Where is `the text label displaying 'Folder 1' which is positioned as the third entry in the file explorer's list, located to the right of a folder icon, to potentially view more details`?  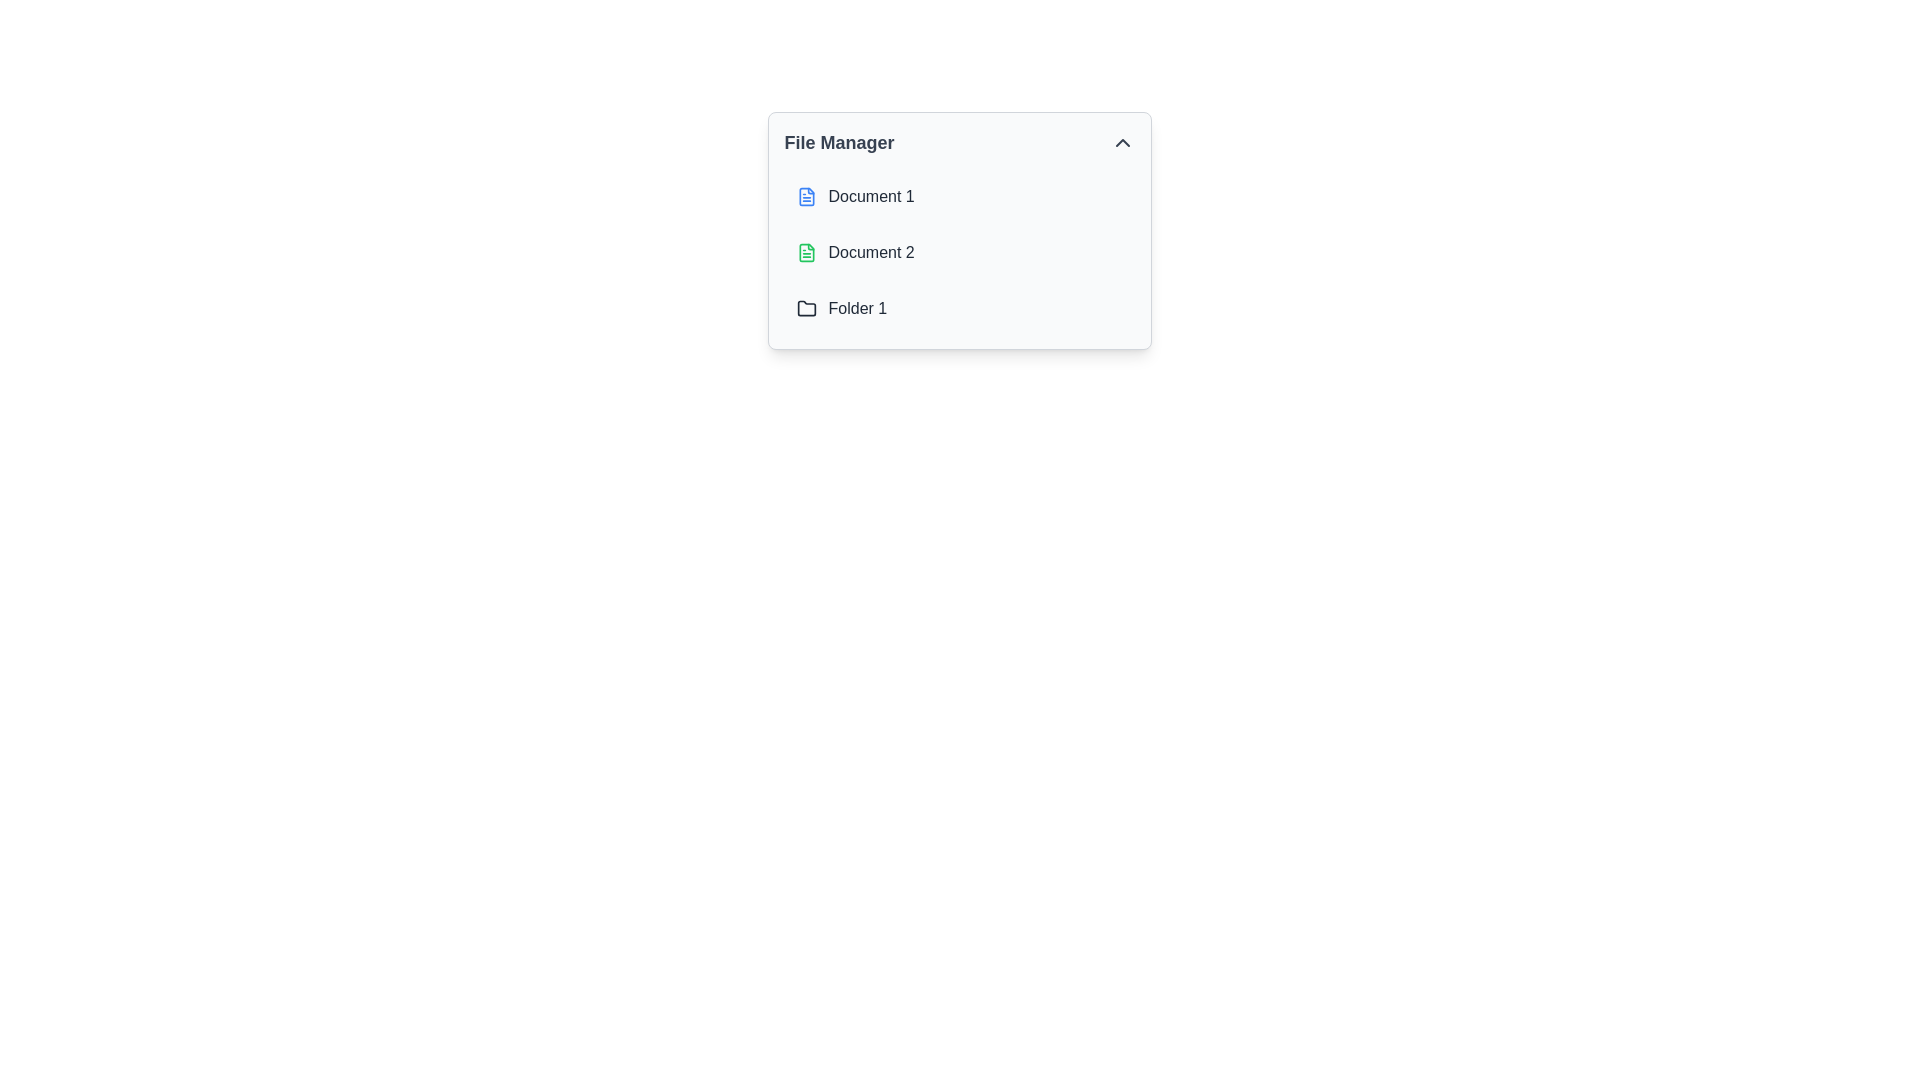 the text label displaying 'Folder 1' which is positioned as the third entry in the file explorer's list, located to the right of a folder icon, to potentially view more details is located at coordinates (857, 308).